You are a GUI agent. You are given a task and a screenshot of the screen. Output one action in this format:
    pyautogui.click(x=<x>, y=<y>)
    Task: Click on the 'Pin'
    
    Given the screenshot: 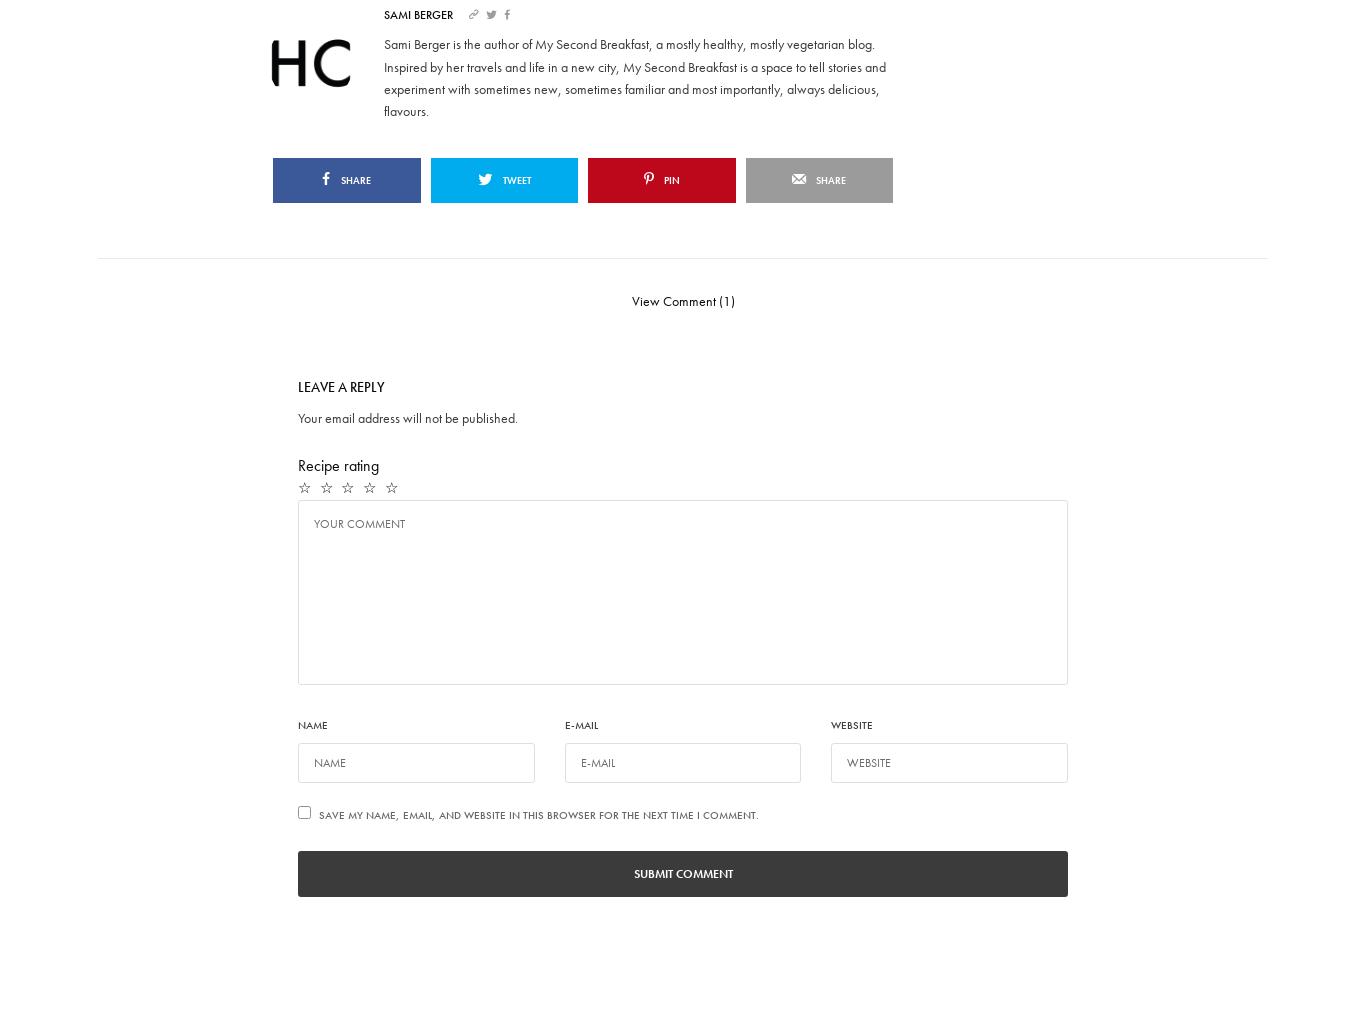 What is the action you would take?
    pyautogui.click(x=663, y=178)
    